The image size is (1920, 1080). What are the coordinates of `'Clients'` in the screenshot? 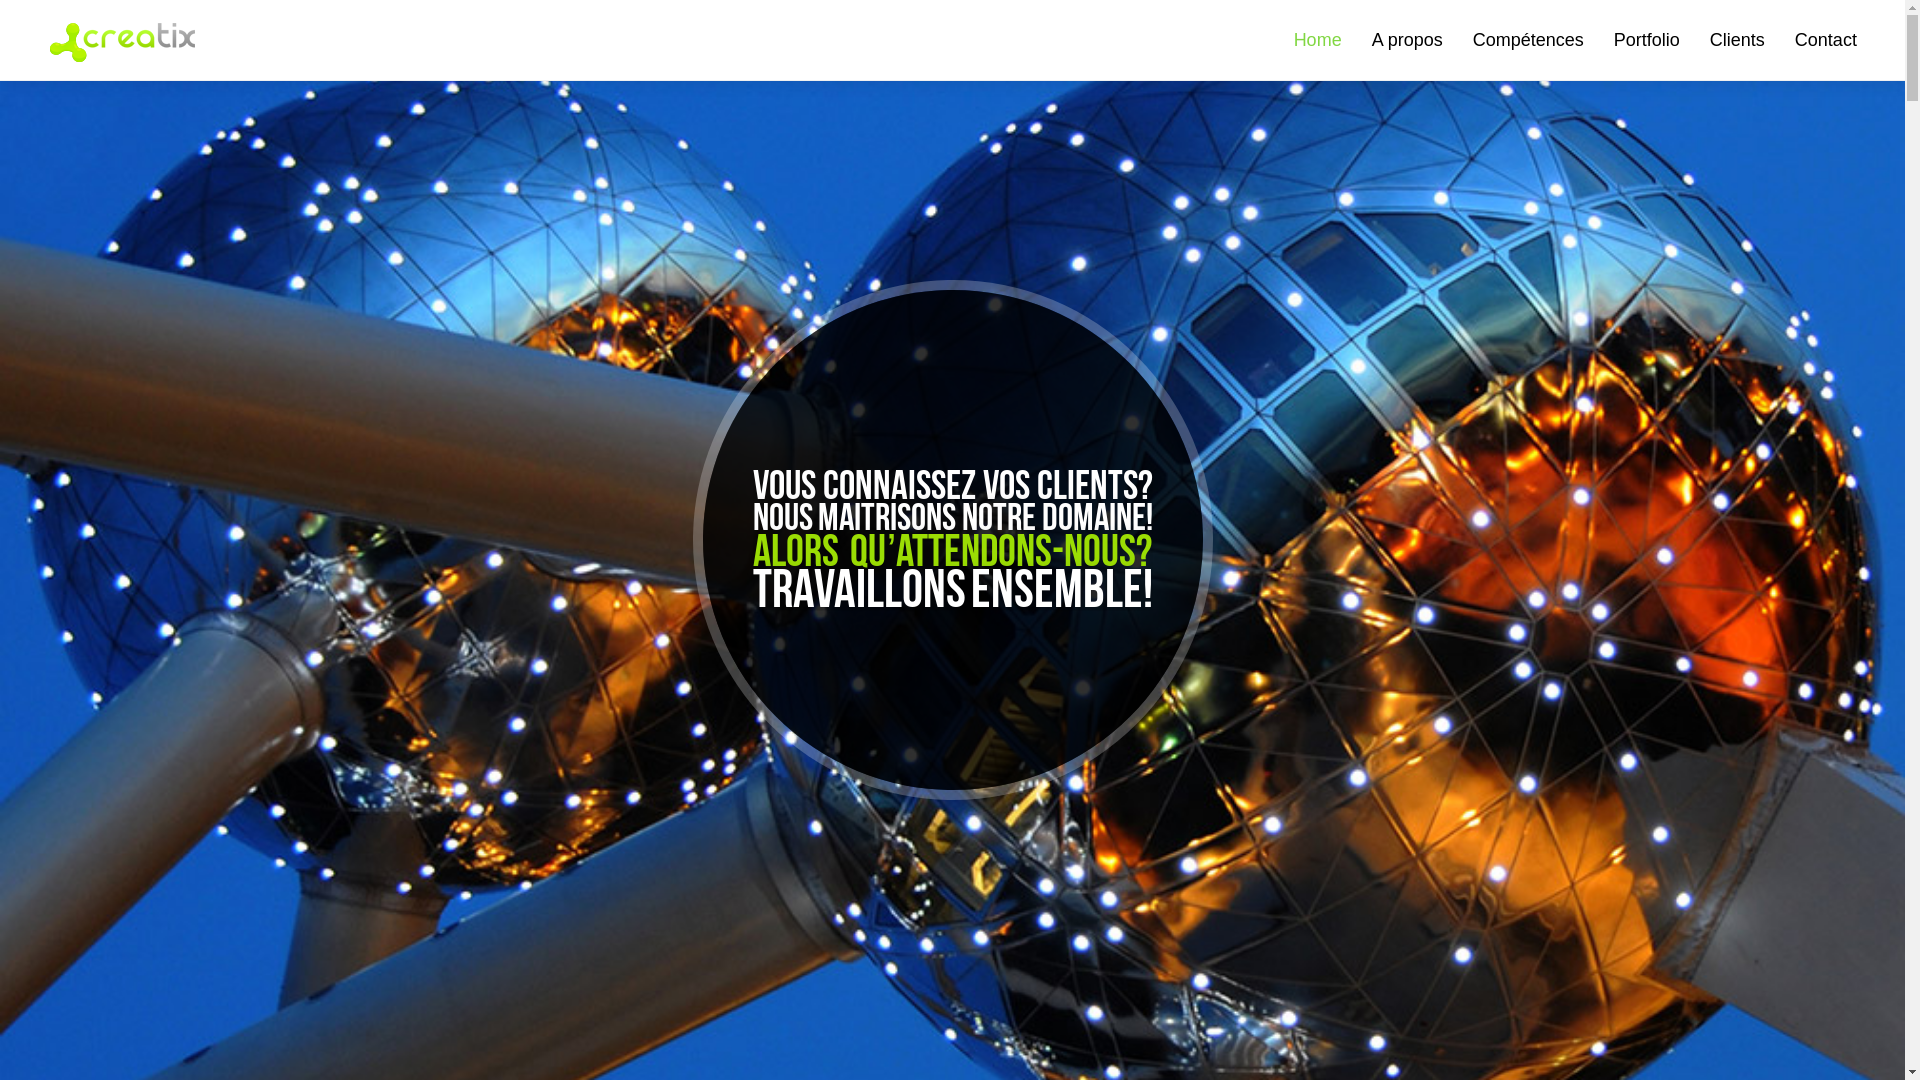 It's located at (1736, 39).